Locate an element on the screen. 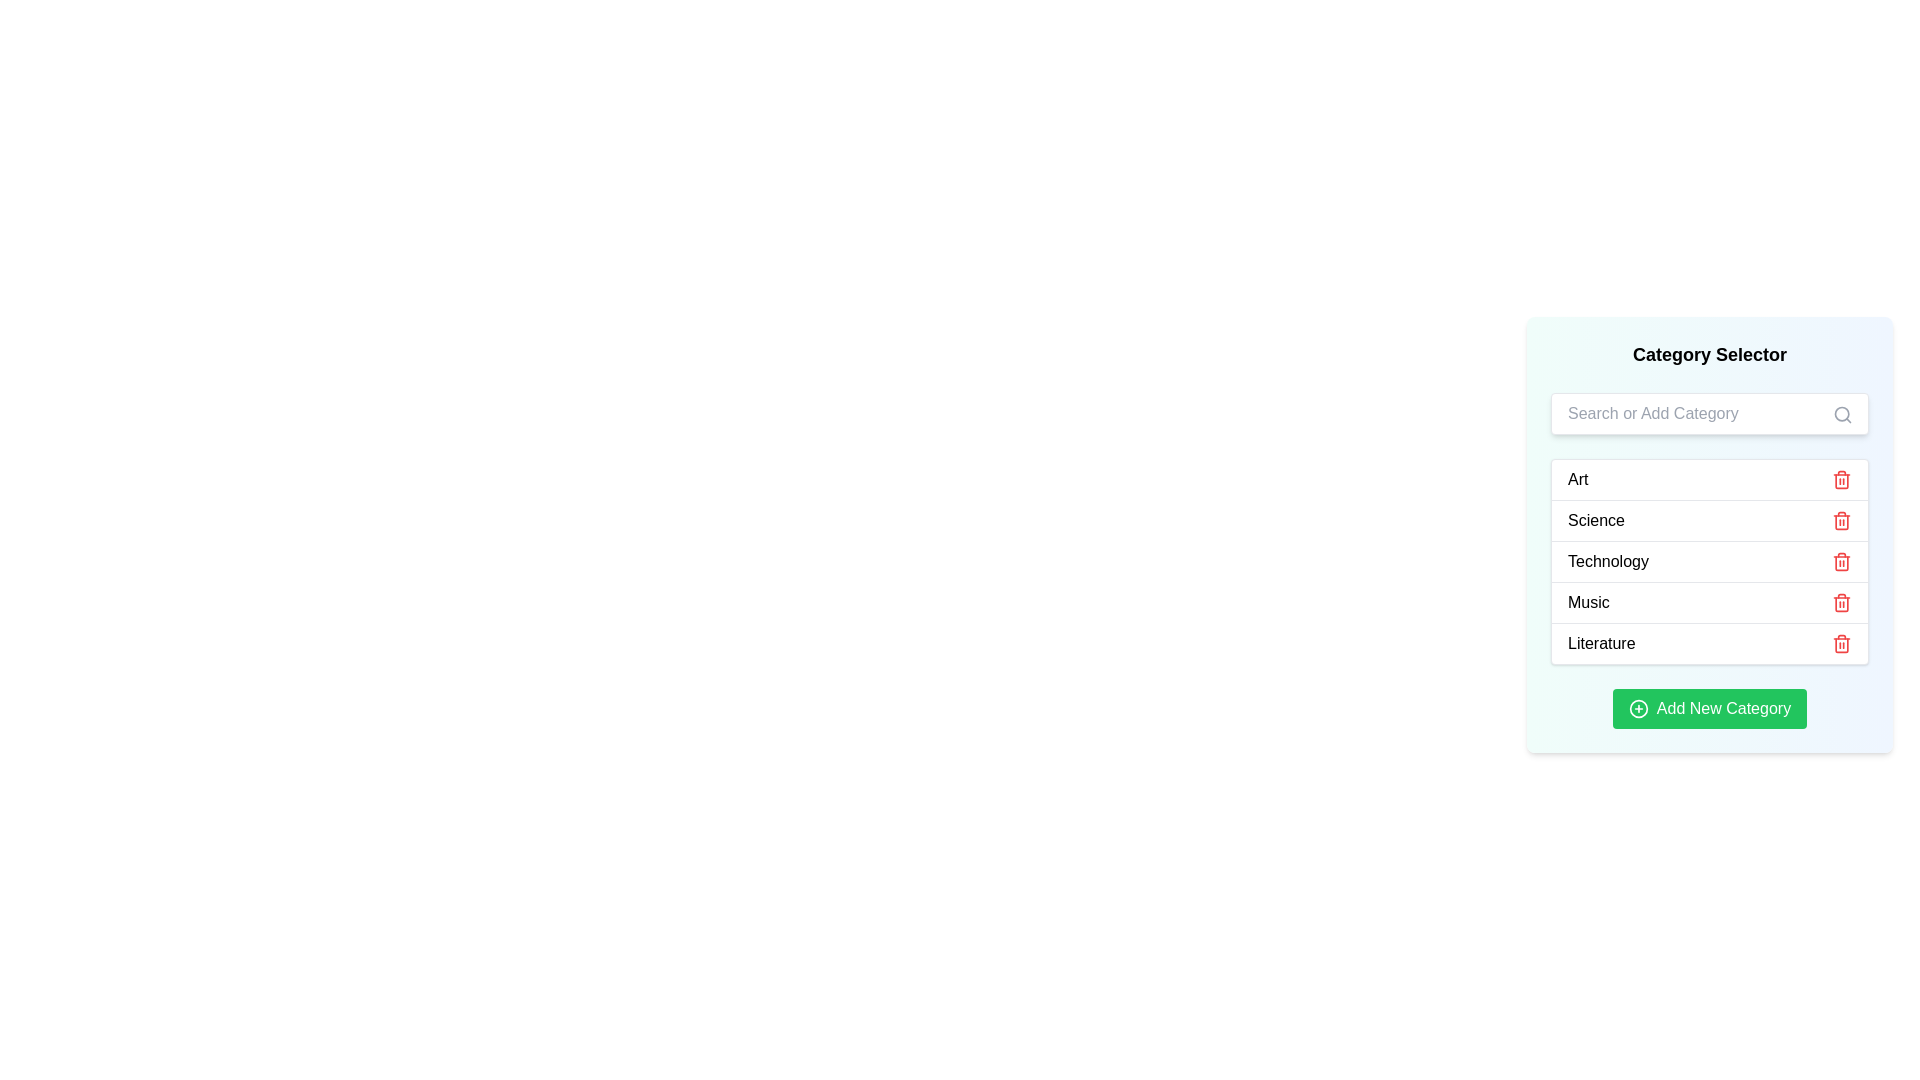 Image resolution: width=1920 pixels, height=1080 pixels. the delete icon button for the 'Art' category, located to the far right of the category selector list, to change its color is located at coordinates (1841, 479).